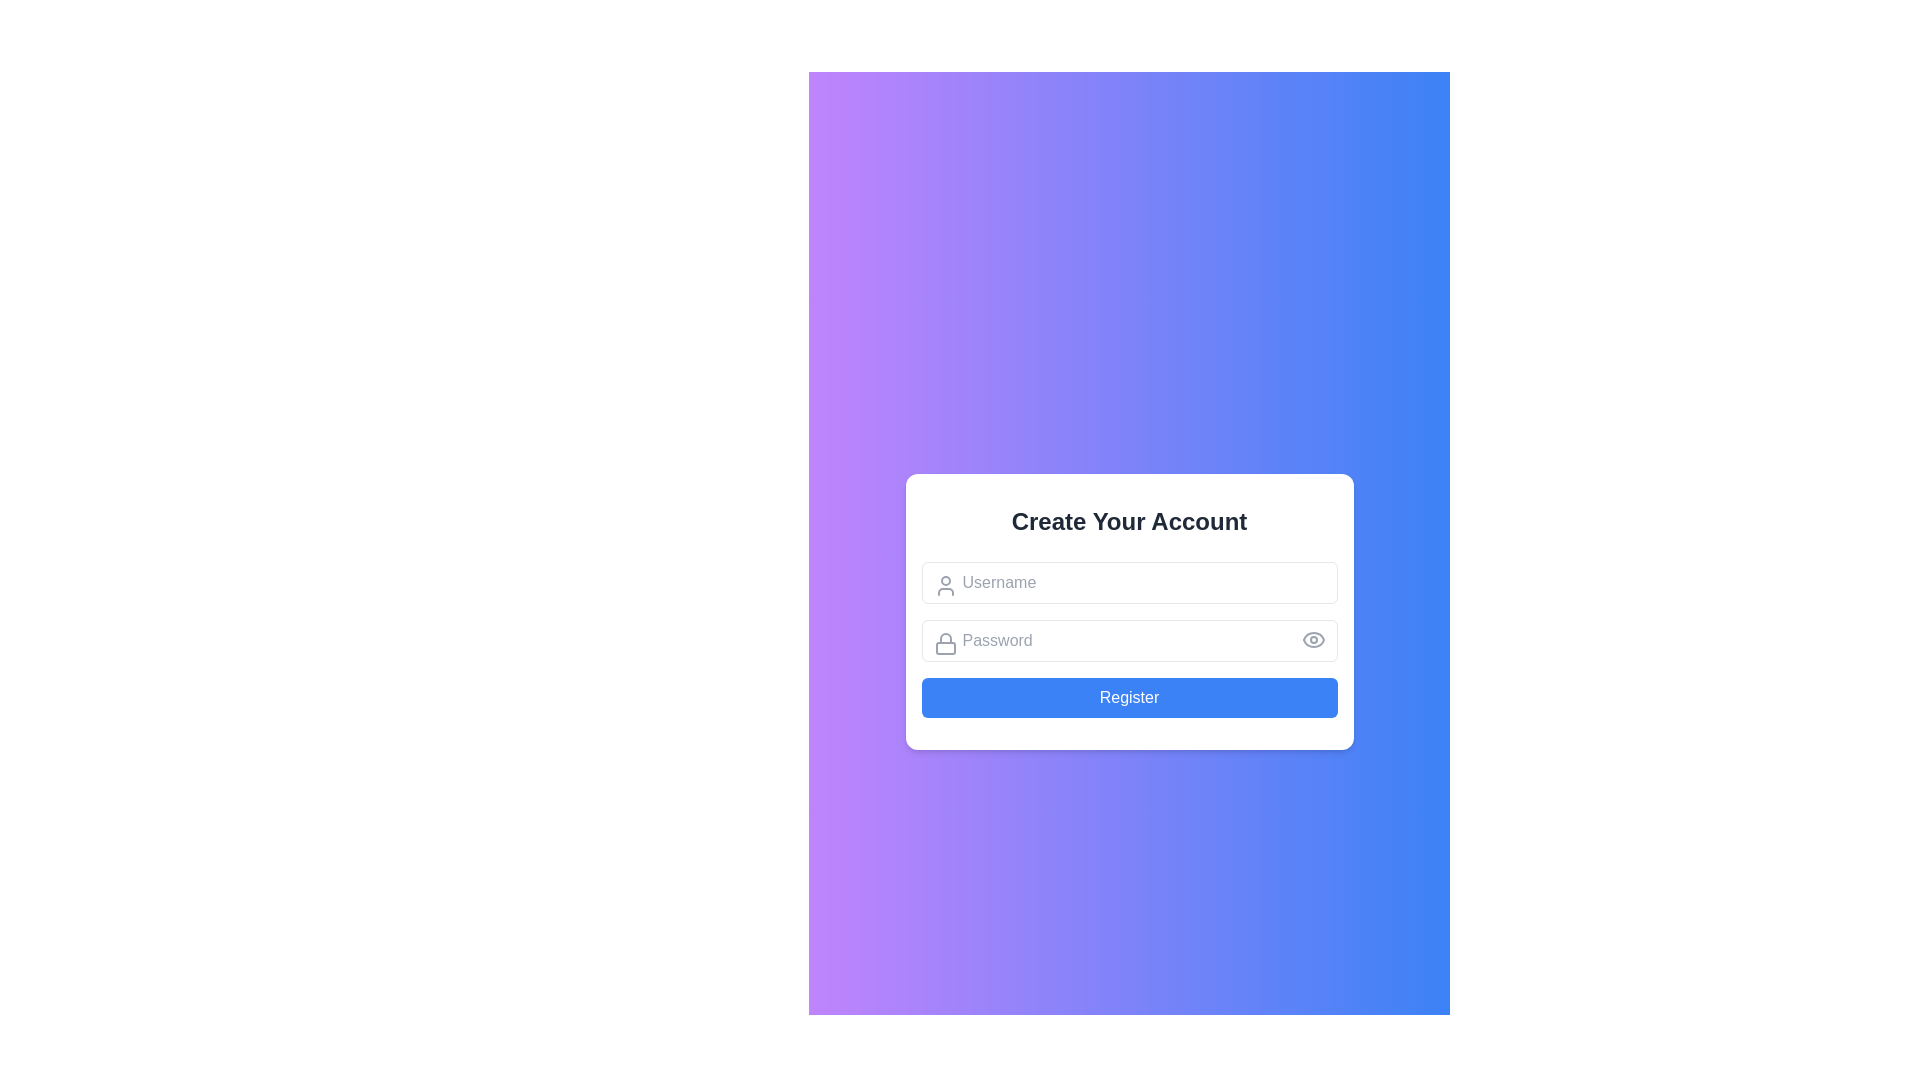  Describe the element at coordinates (944, 585) in the screenshot. I see `the icon located to the left of the username input field, which indicates the purpose of the adjacent text field for entering a username or user identifier` at that location.